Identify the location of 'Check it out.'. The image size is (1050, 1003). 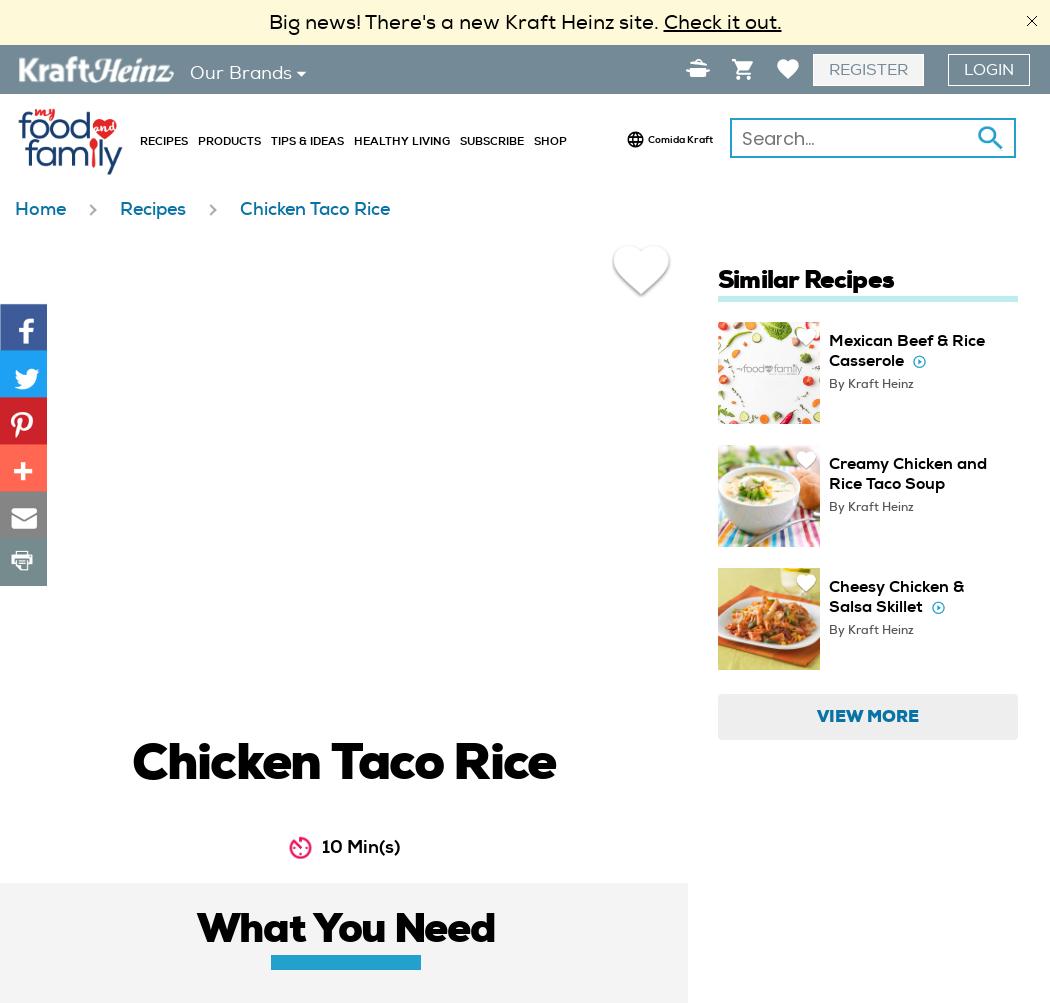
(661, 22).